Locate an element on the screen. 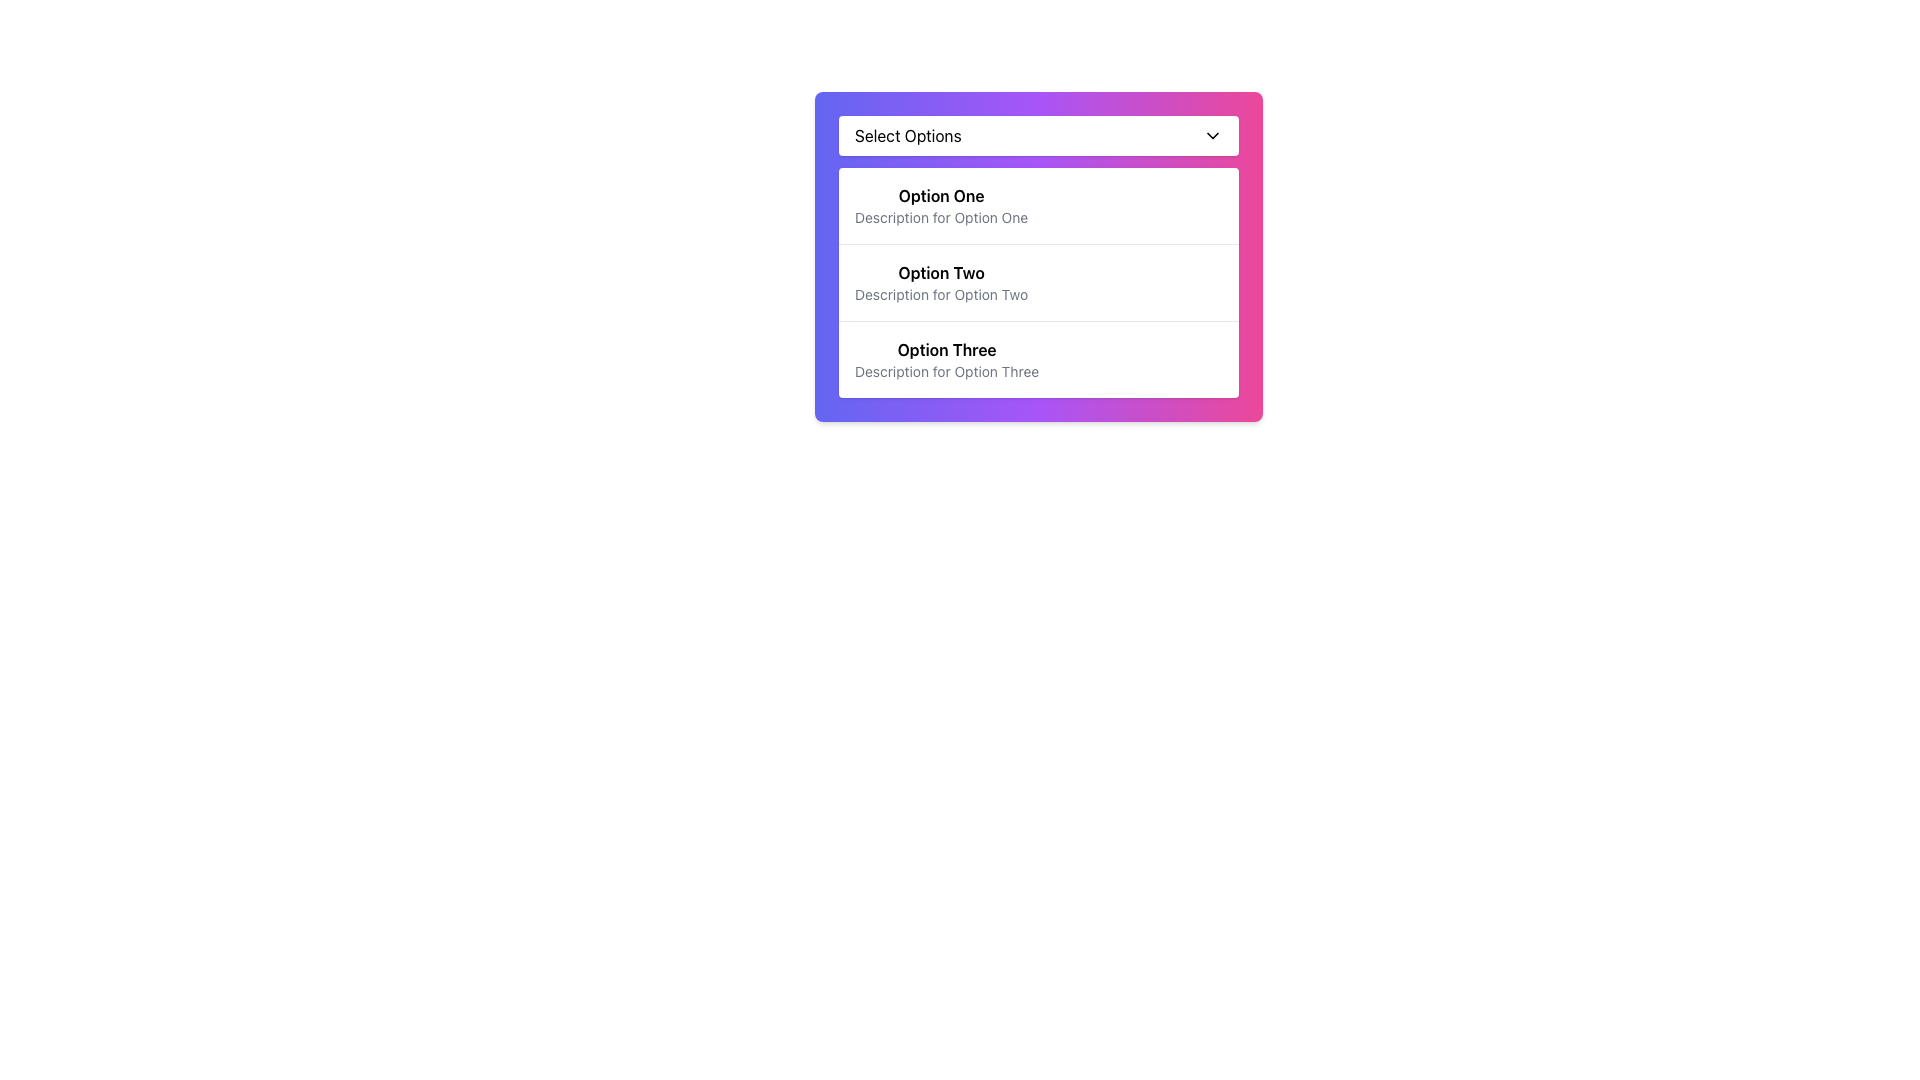 The width and height of the screenshot is (1920, 1080). assistive technology is located at coordinates (946, 349).